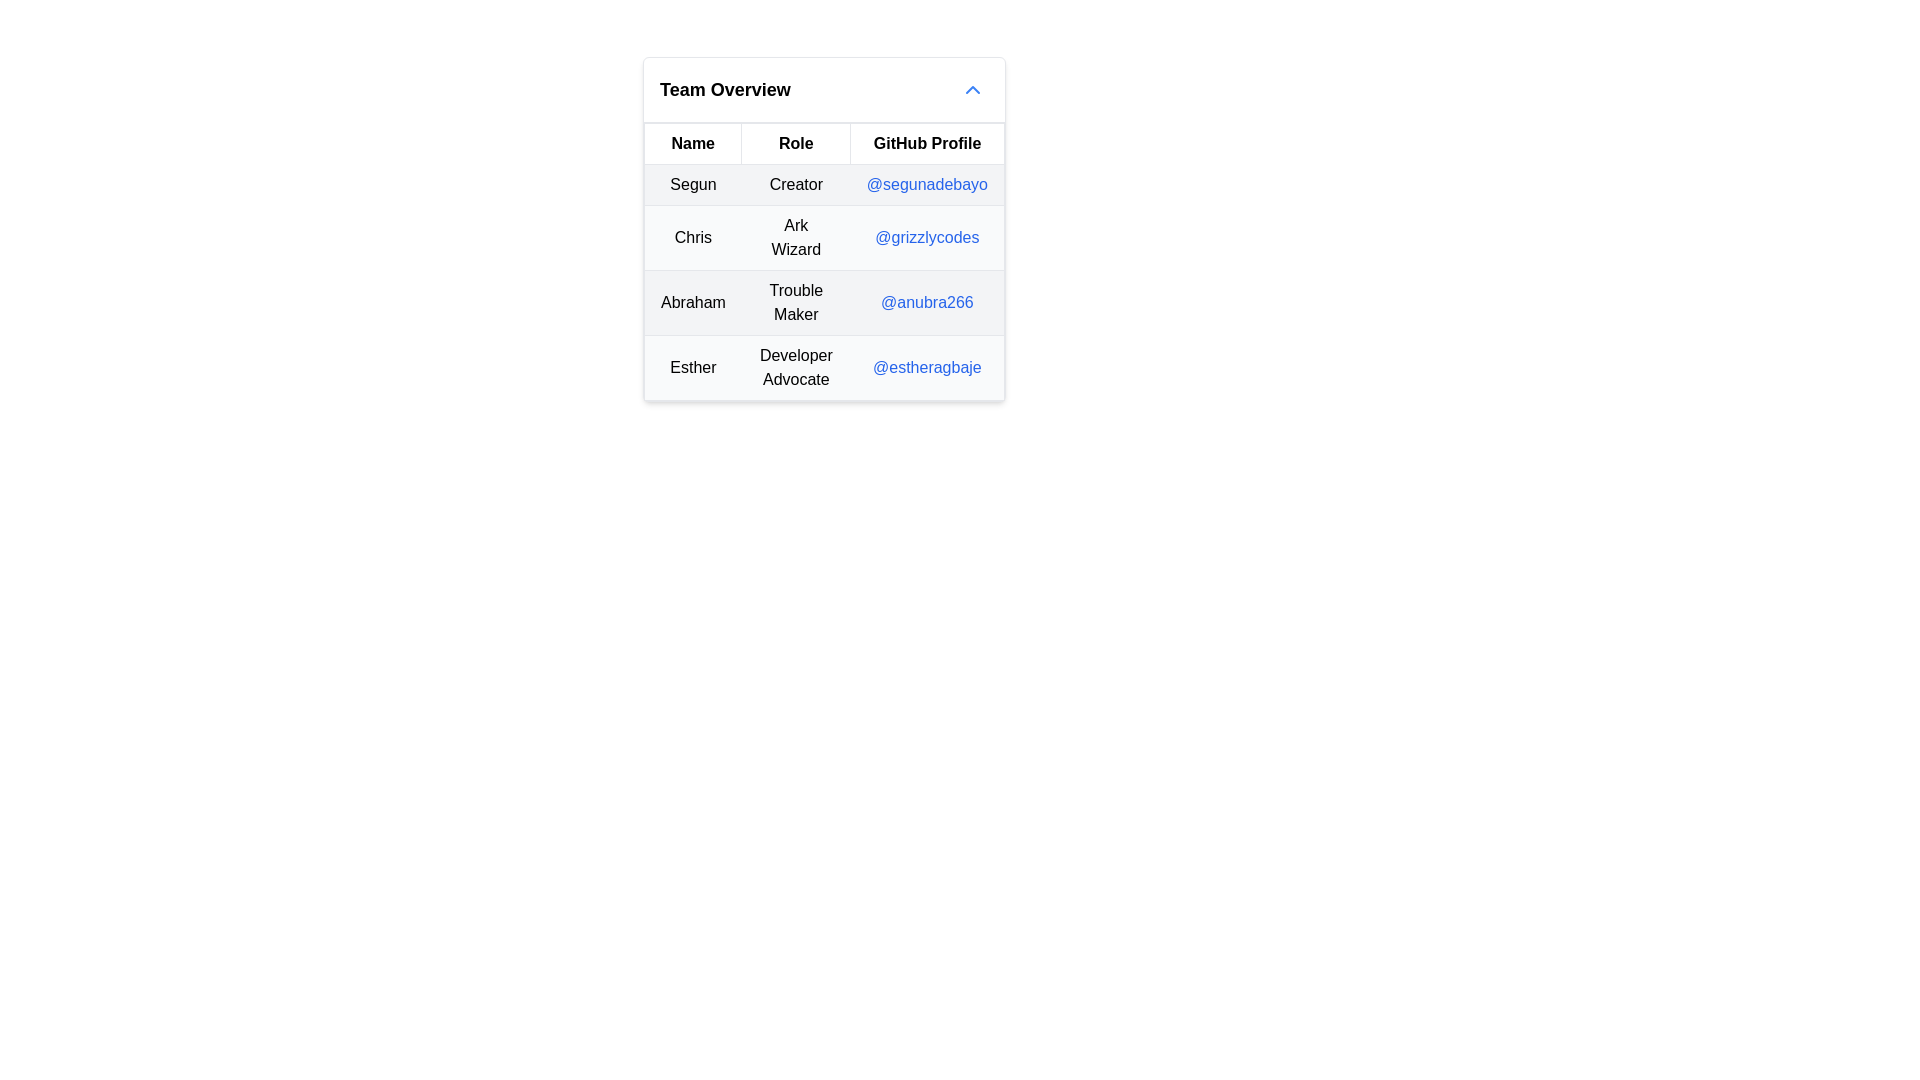  What do you see at coordinates (926, 367) in the screenshot?
I see `the interactive GitHub hyperlink displaying the username '@estheragbaje' which is styled in blue text and underlined on hover, located in the last row of the table under the 'GitHub Profile' column` at bounding box center [926, 367].